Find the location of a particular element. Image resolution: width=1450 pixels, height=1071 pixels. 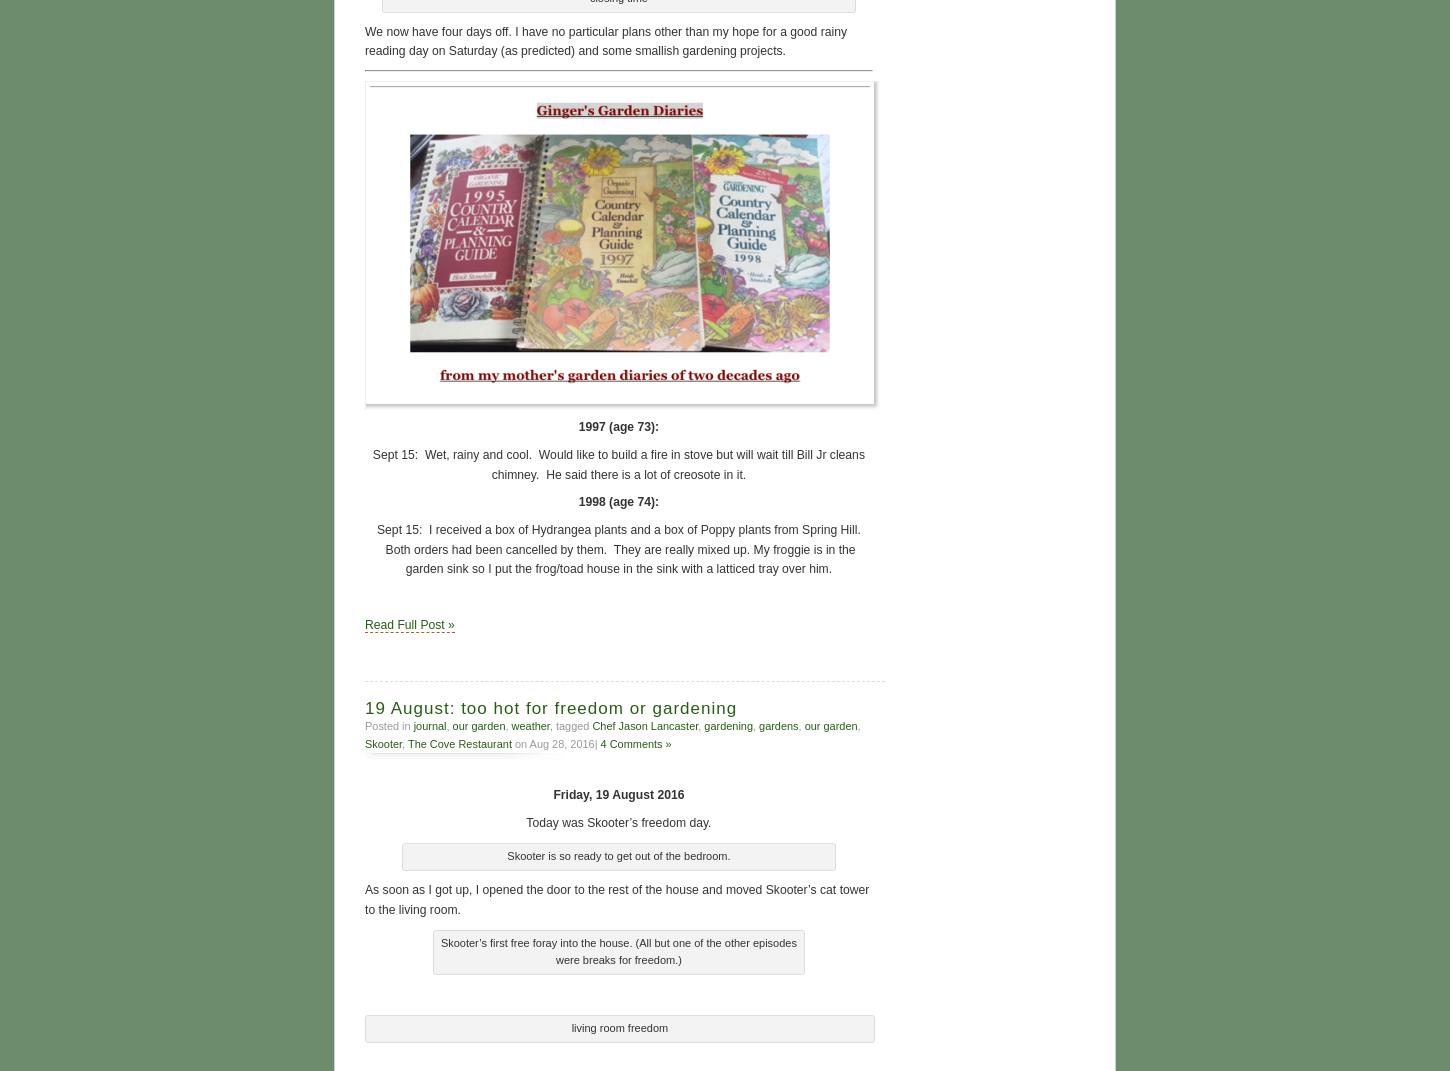

', tagged' is located at coordinates (570, 723).